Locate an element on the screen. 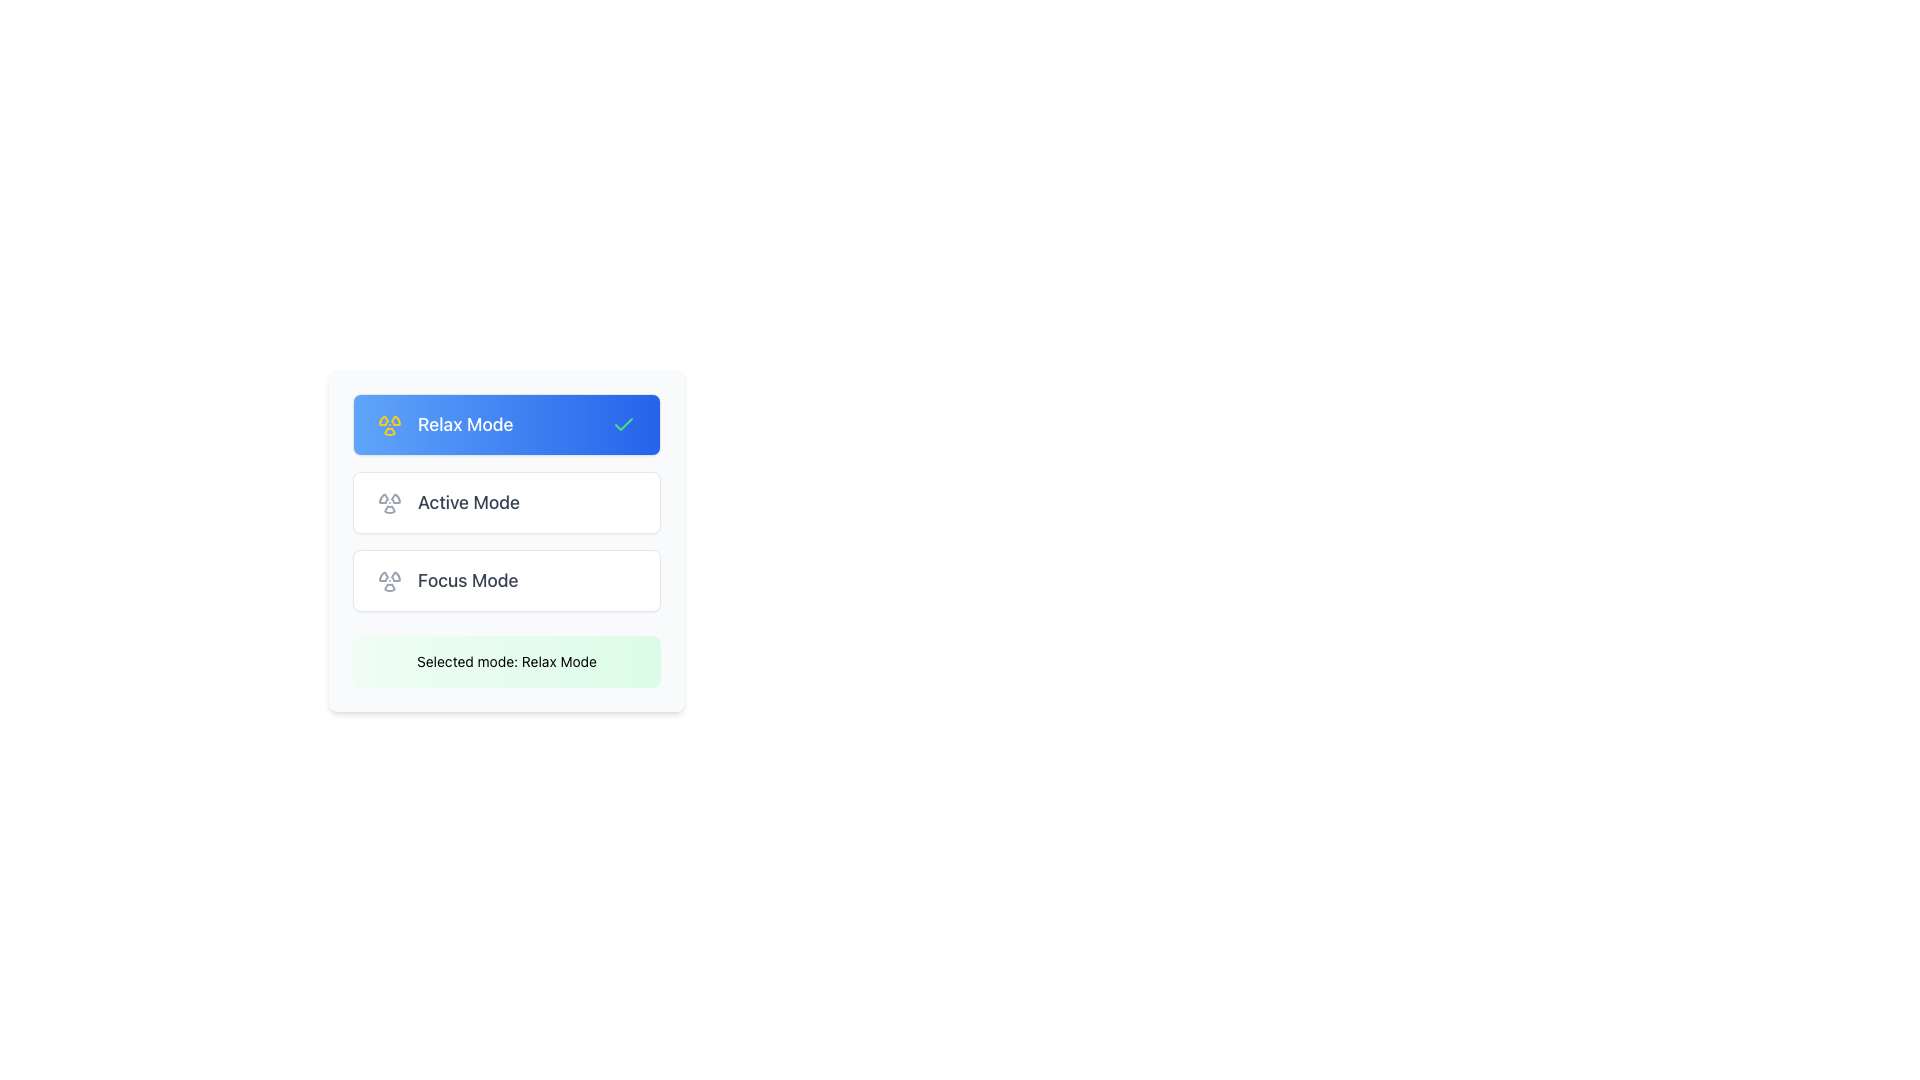  the 'Active Mode' text label is located at coordinates (448, 501).